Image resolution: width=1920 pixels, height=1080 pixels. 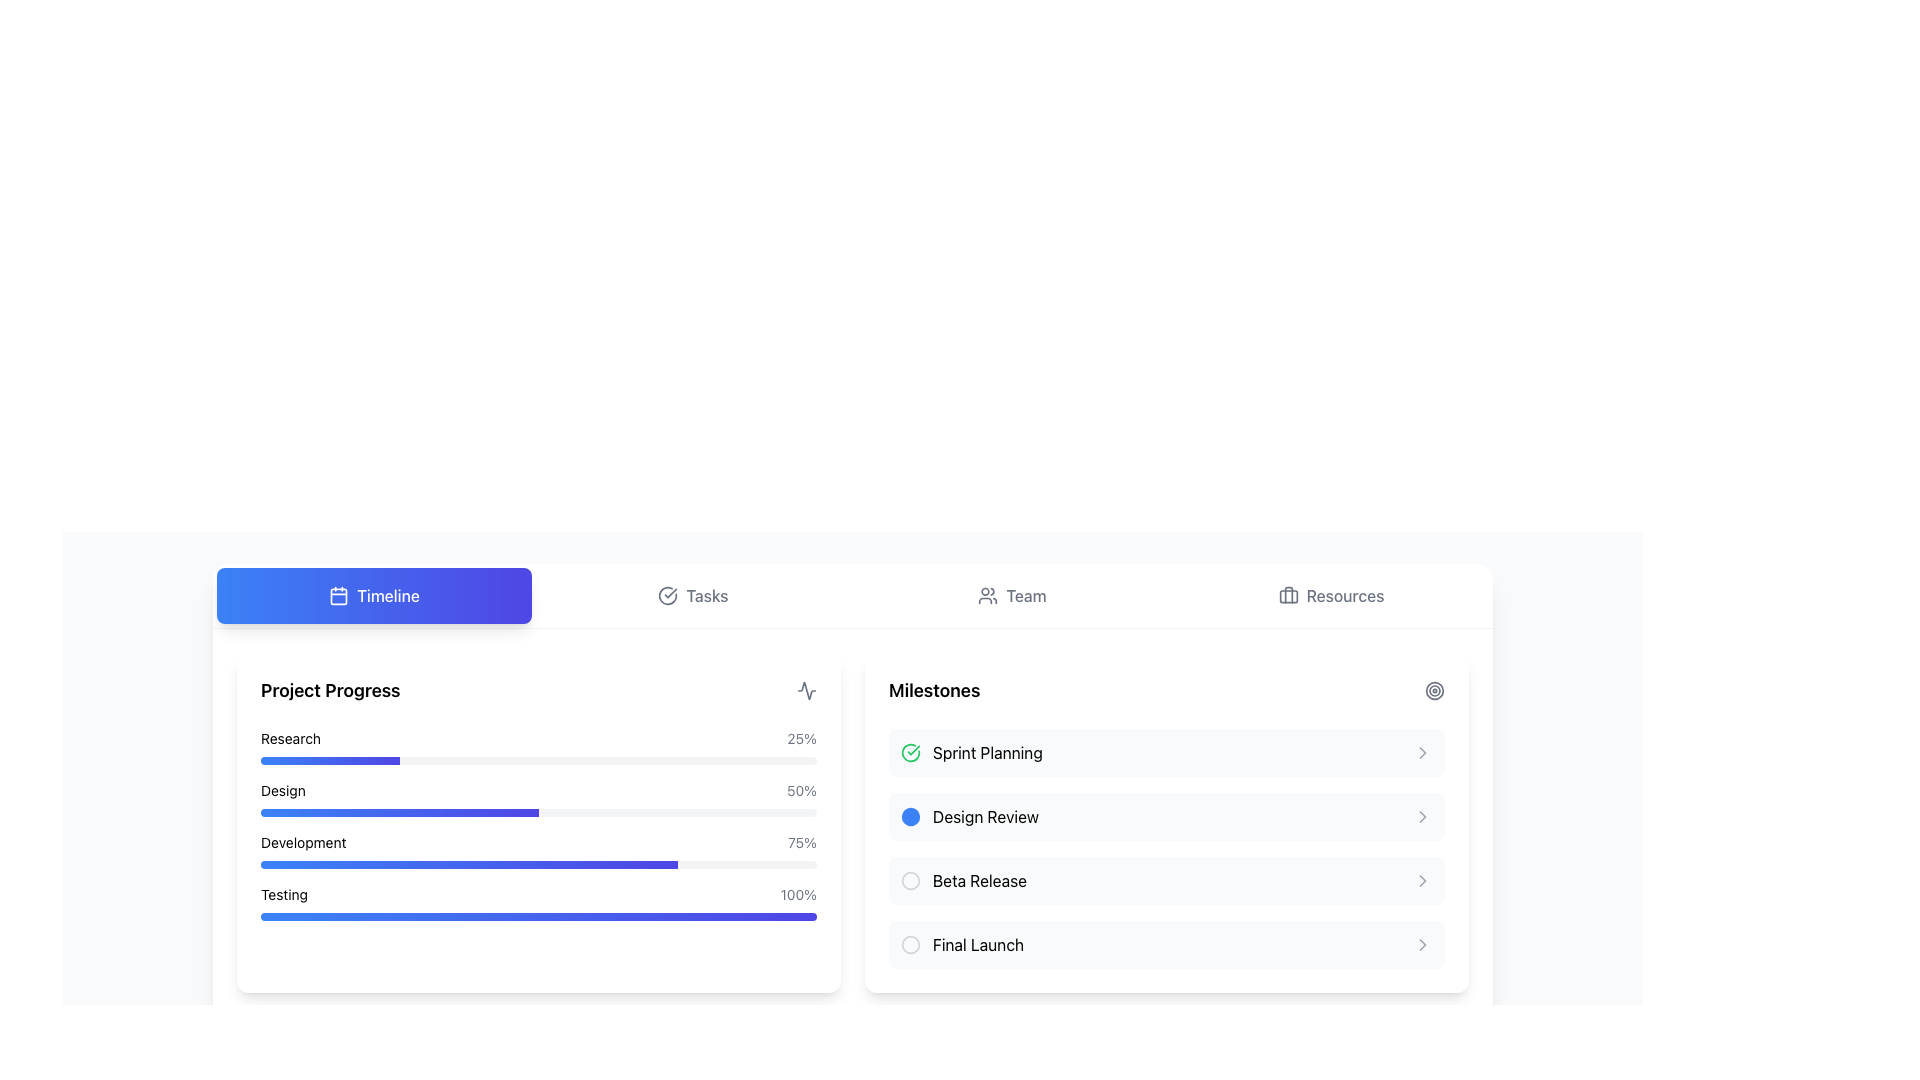 I want to click on the right-facing chevron icon located to the right of the 'Sprint Planning' milestone item in the 'Milestones' section, so click(x=1421, y=752).